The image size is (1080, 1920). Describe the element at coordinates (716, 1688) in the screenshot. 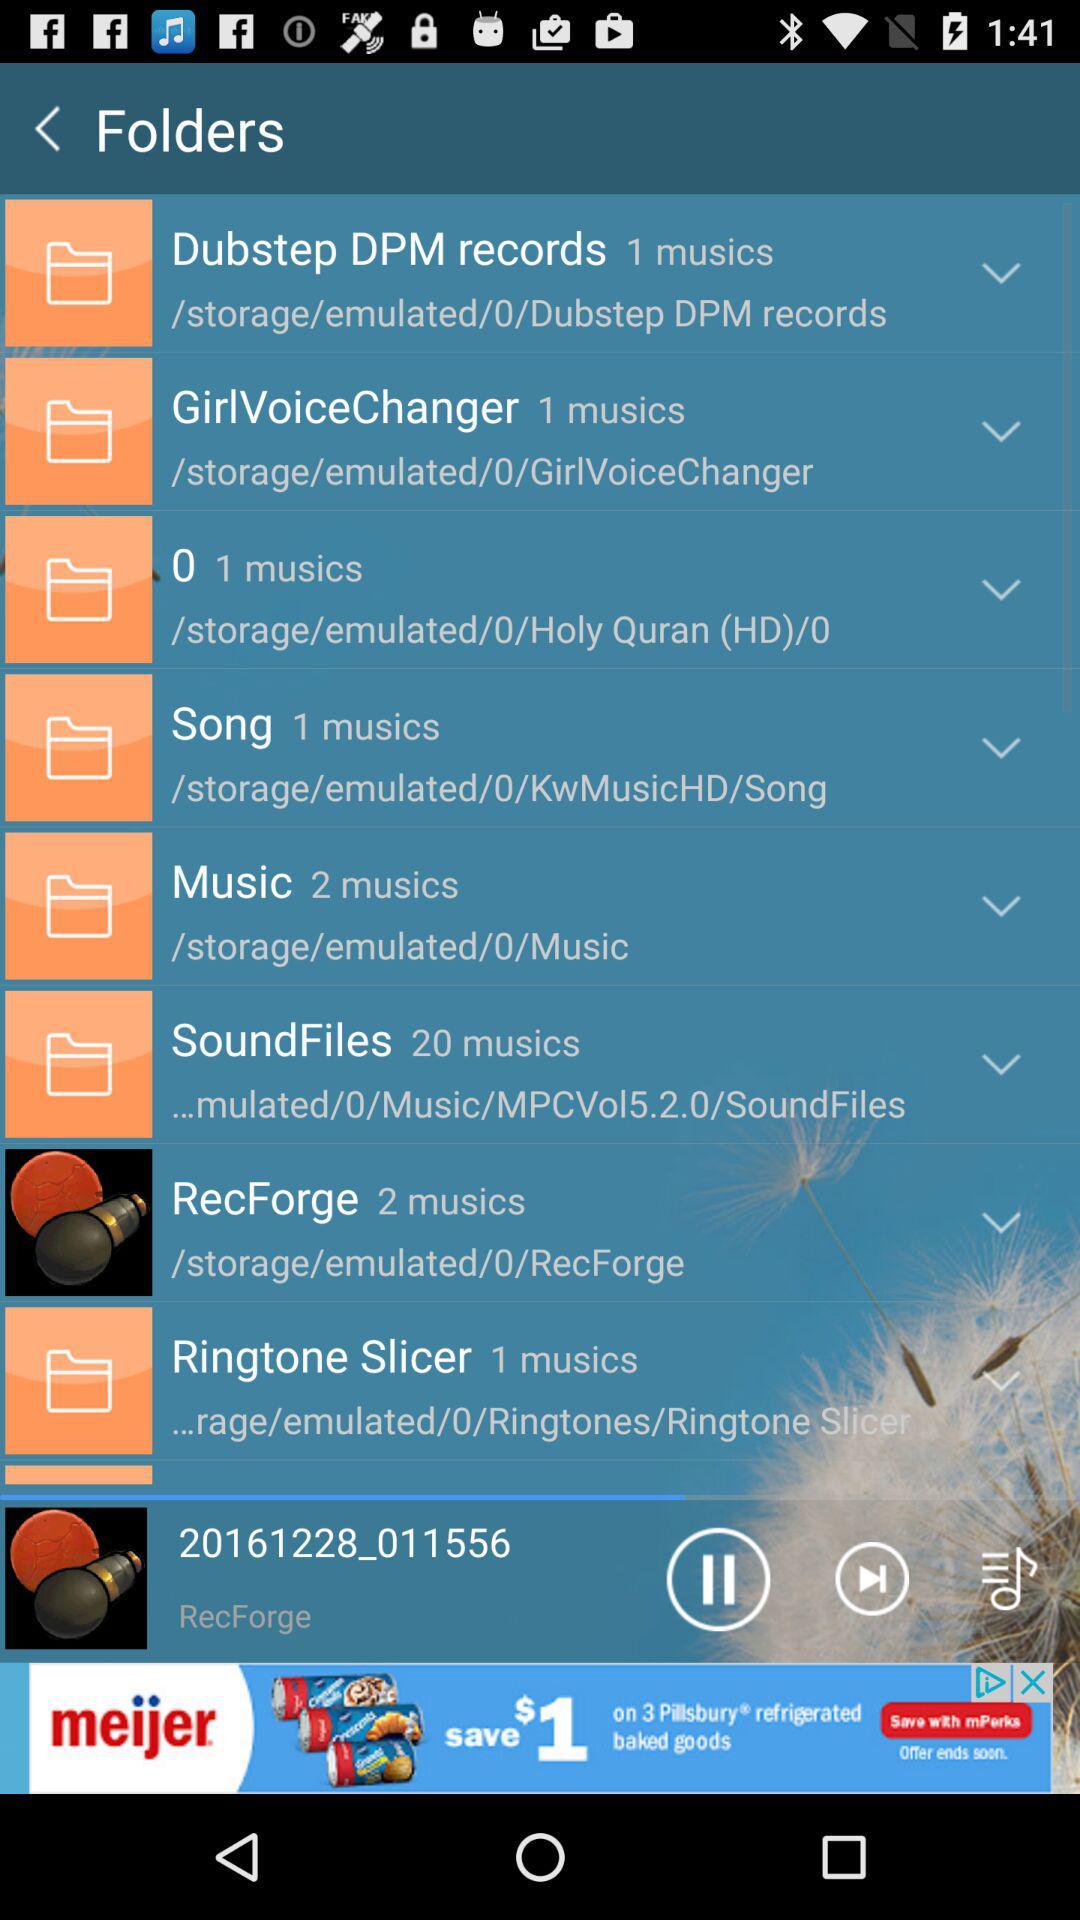

I see `the pause icon` at that location.